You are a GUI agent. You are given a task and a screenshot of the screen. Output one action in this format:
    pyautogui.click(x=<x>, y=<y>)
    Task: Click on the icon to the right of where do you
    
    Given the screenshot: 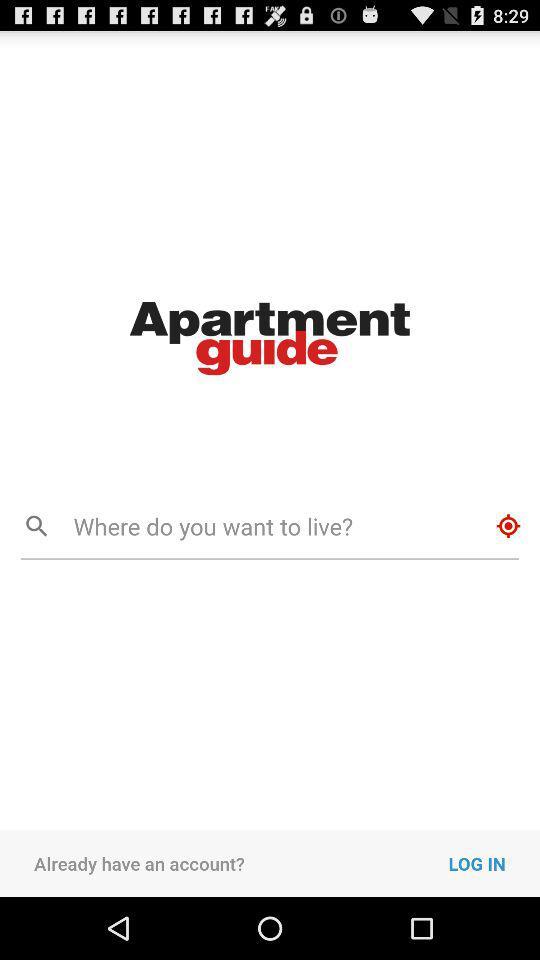 What is the action you would take?
    pyautogui.click(x=508, y=525)
    